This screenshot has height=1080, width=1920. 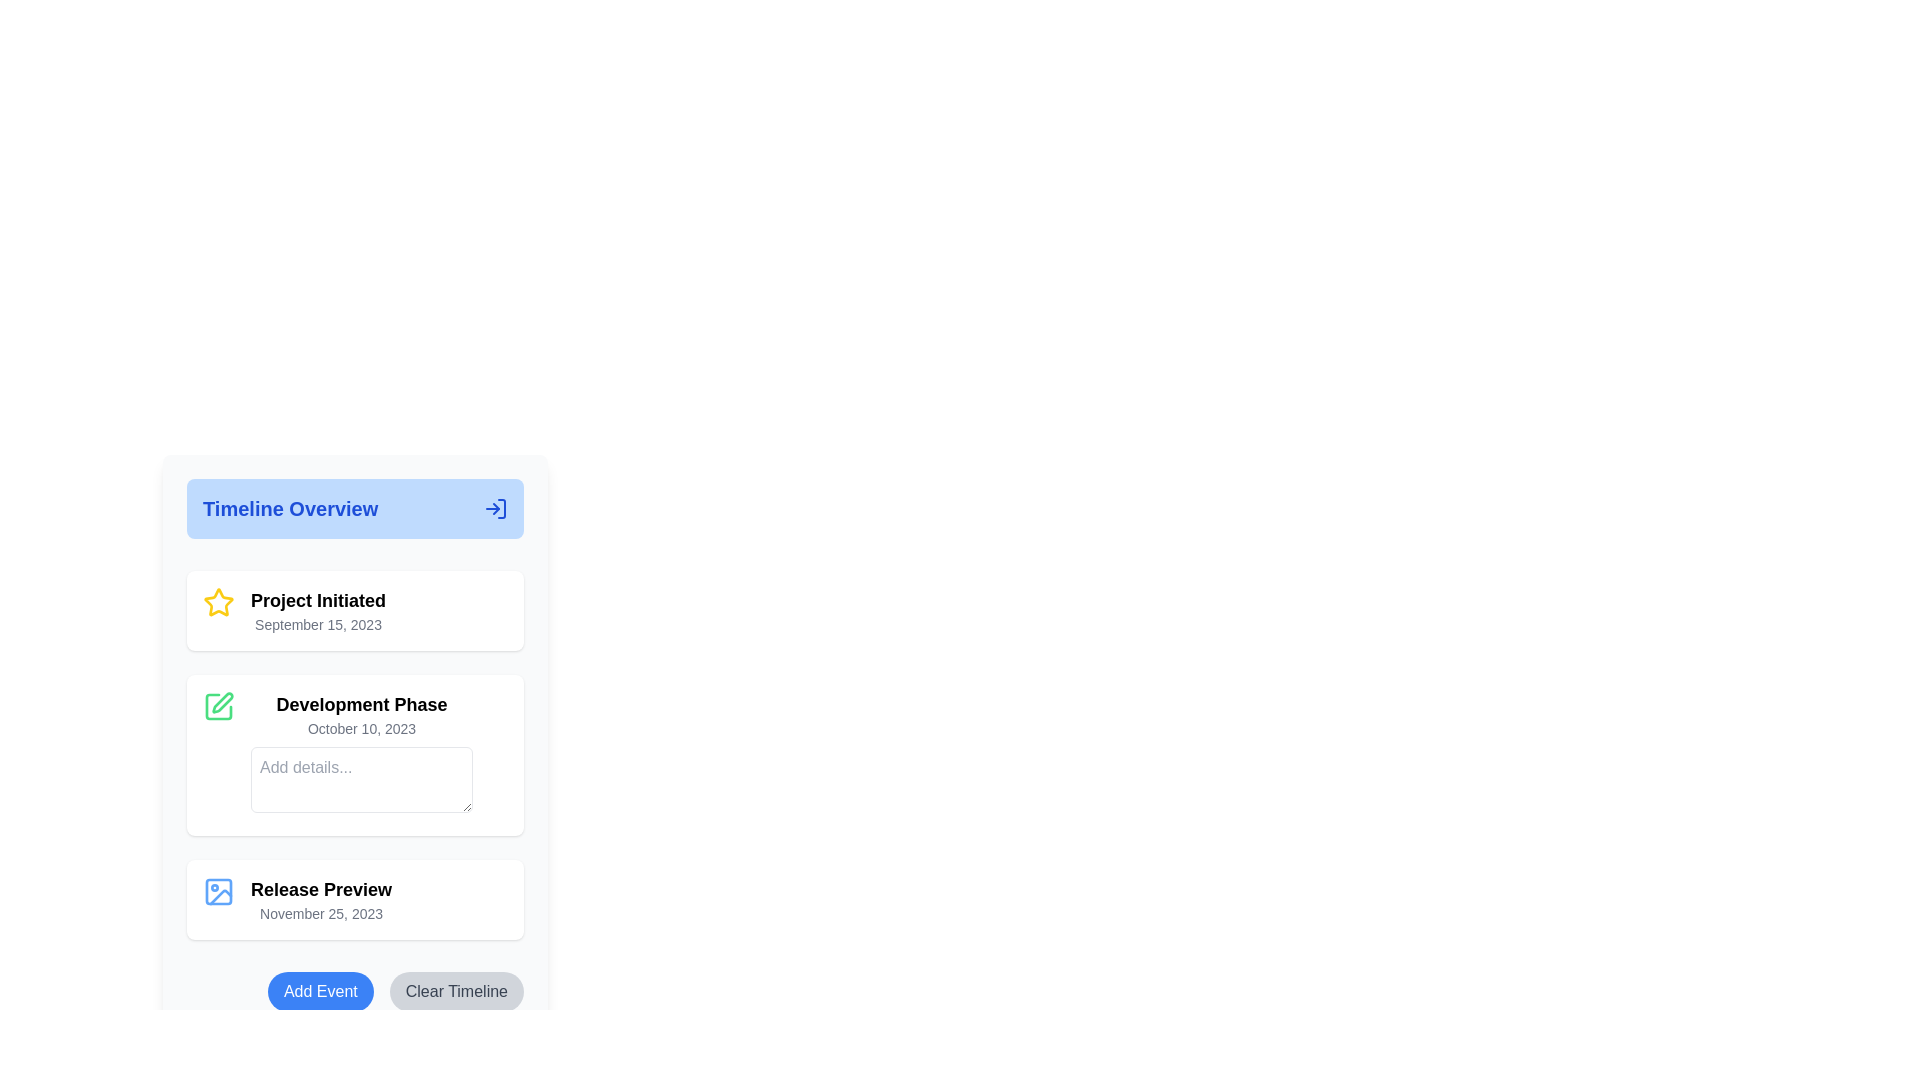 What do you see at coordinates (317, 600) in the screenshot?
I see `the text label displaying 'Project Initiated'` at bounding box center [317, 600].